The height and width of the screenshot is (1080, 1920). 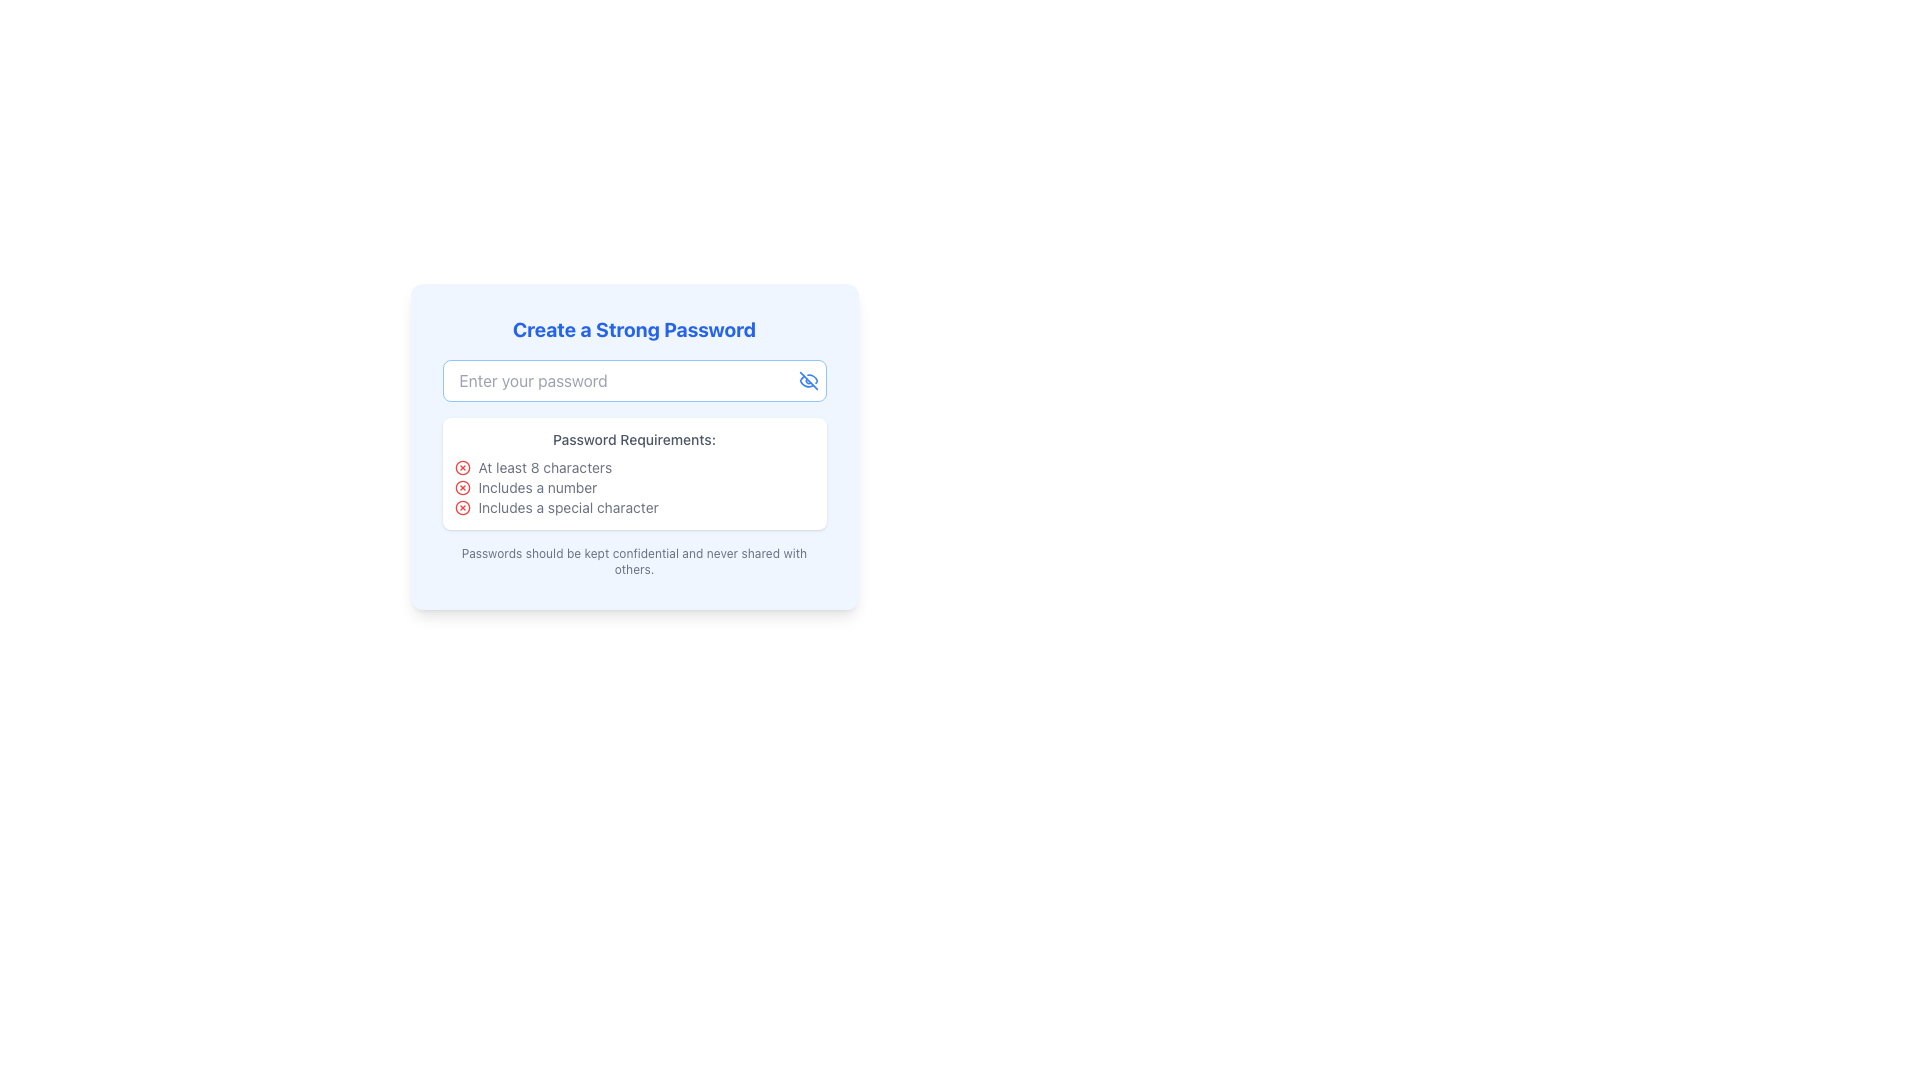 What do you see at coordinates (633, 329) in the screenshot?
I see `the Text Label that indicates the purpose of the following input and instructions, positioned at the top of the card layout, above the password input field` at bounding box center [633, 329].